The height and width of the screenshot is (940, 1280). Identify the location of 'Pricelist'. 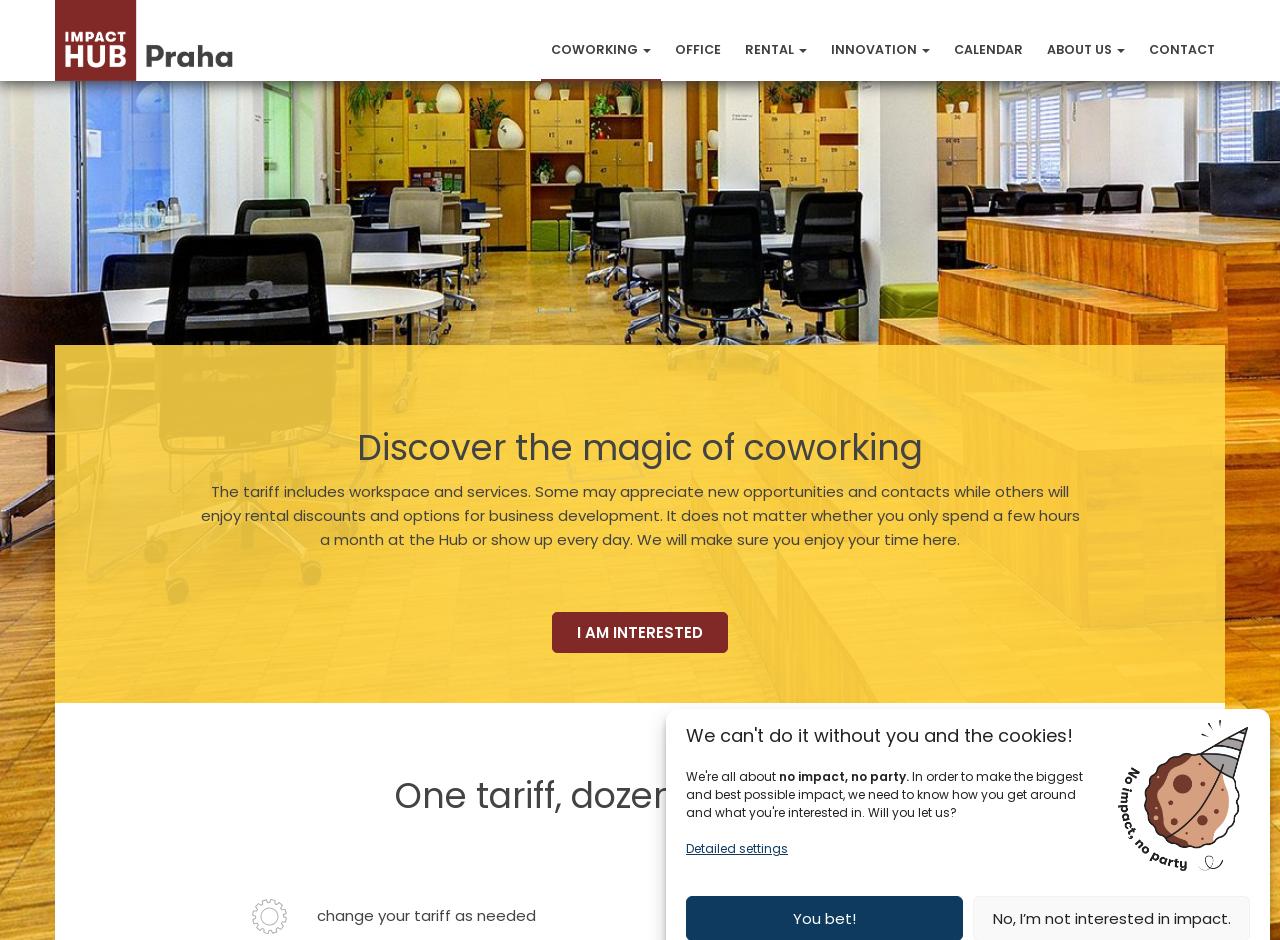
(776, 291).